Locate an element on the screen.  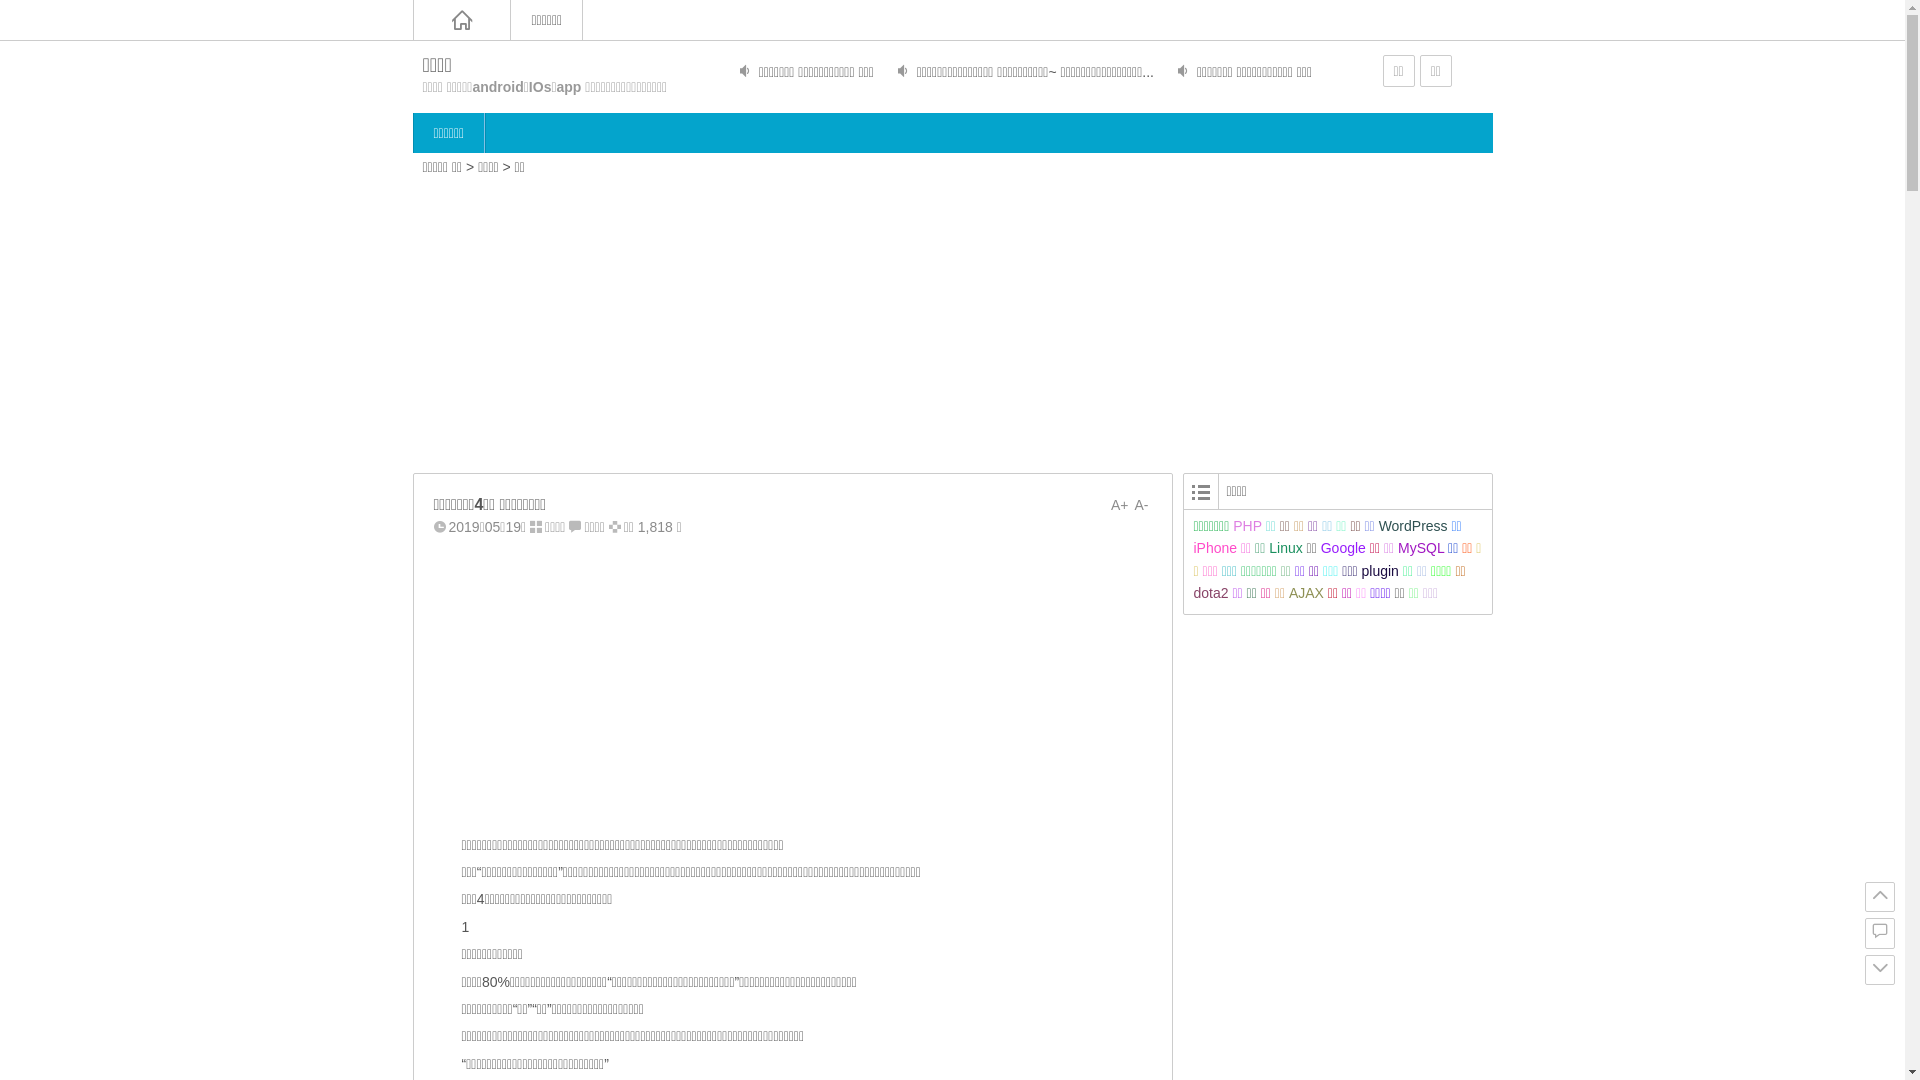
'dota2' is located at coordinates (1210, 592).